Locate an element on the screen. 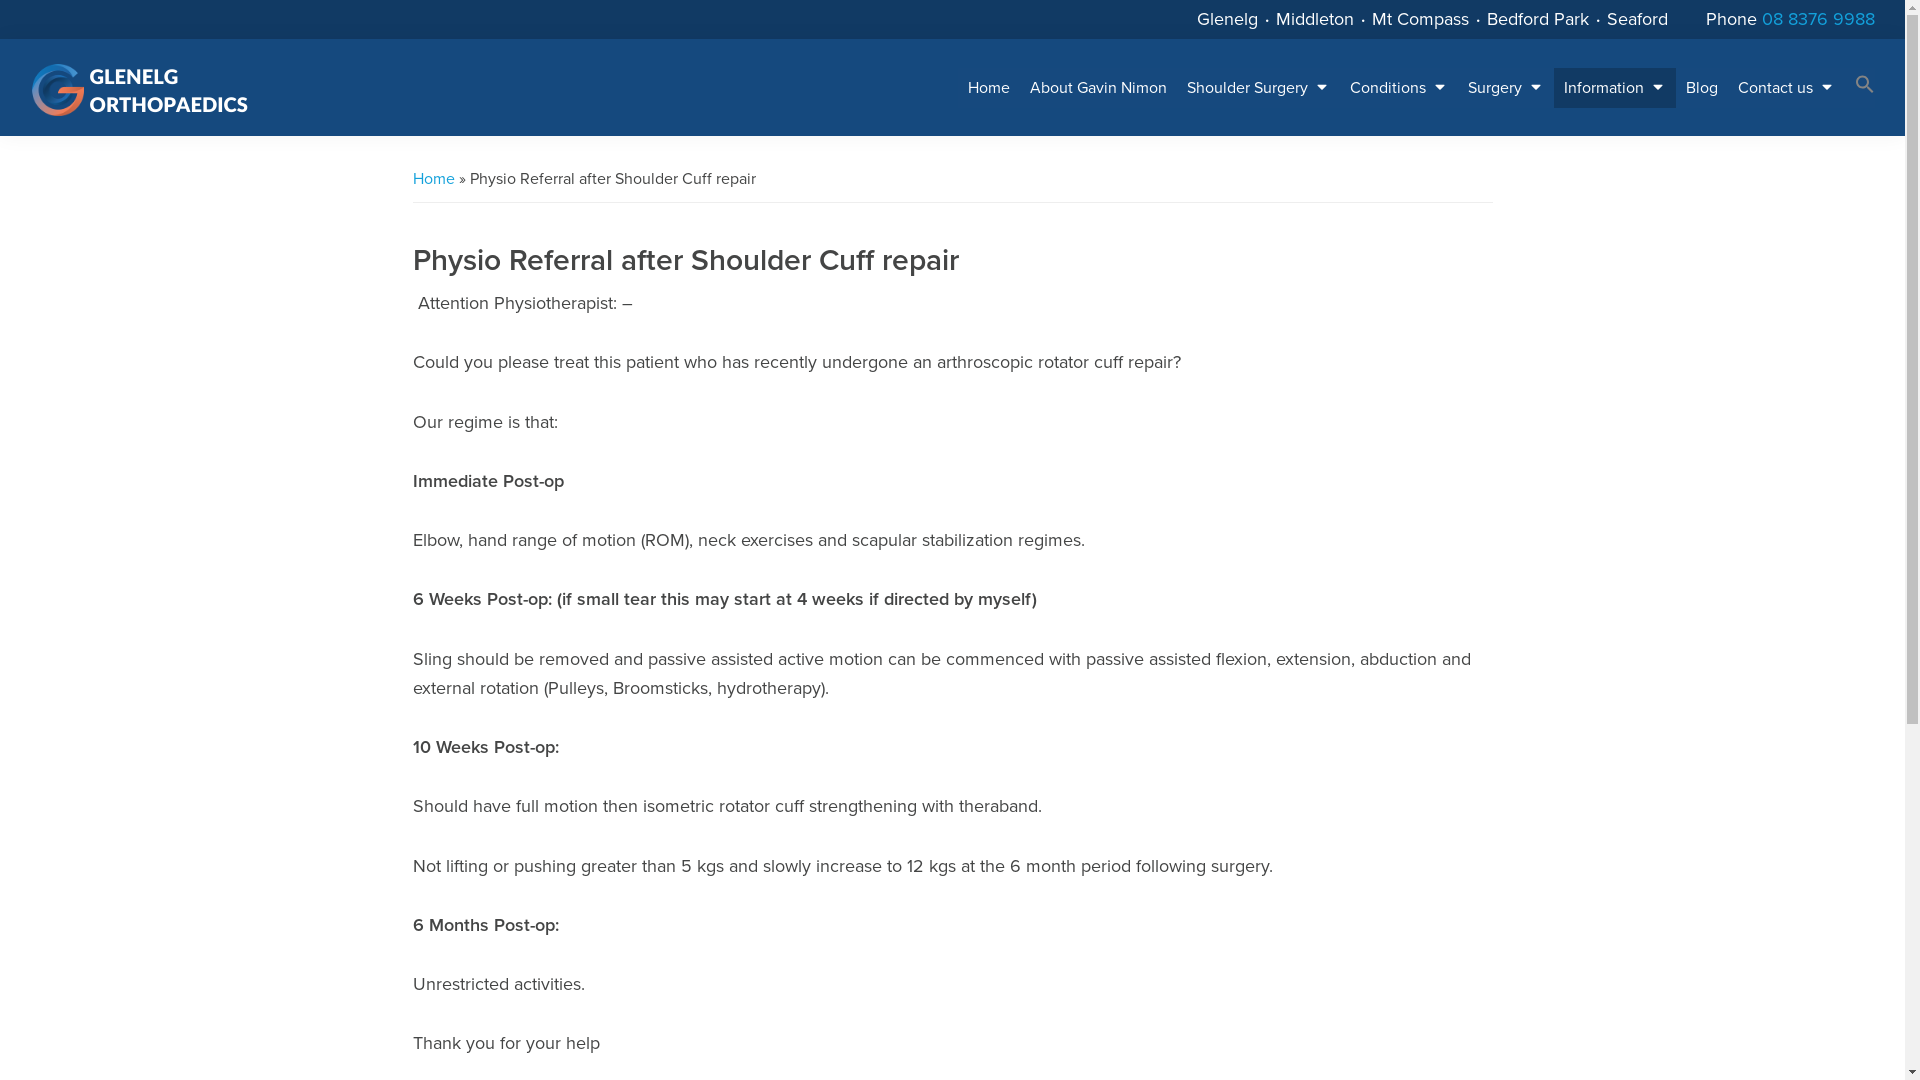 This screenshot has height=1080, width=1920. 'Skip to primary navigation' is located at coordinates (0, 0).